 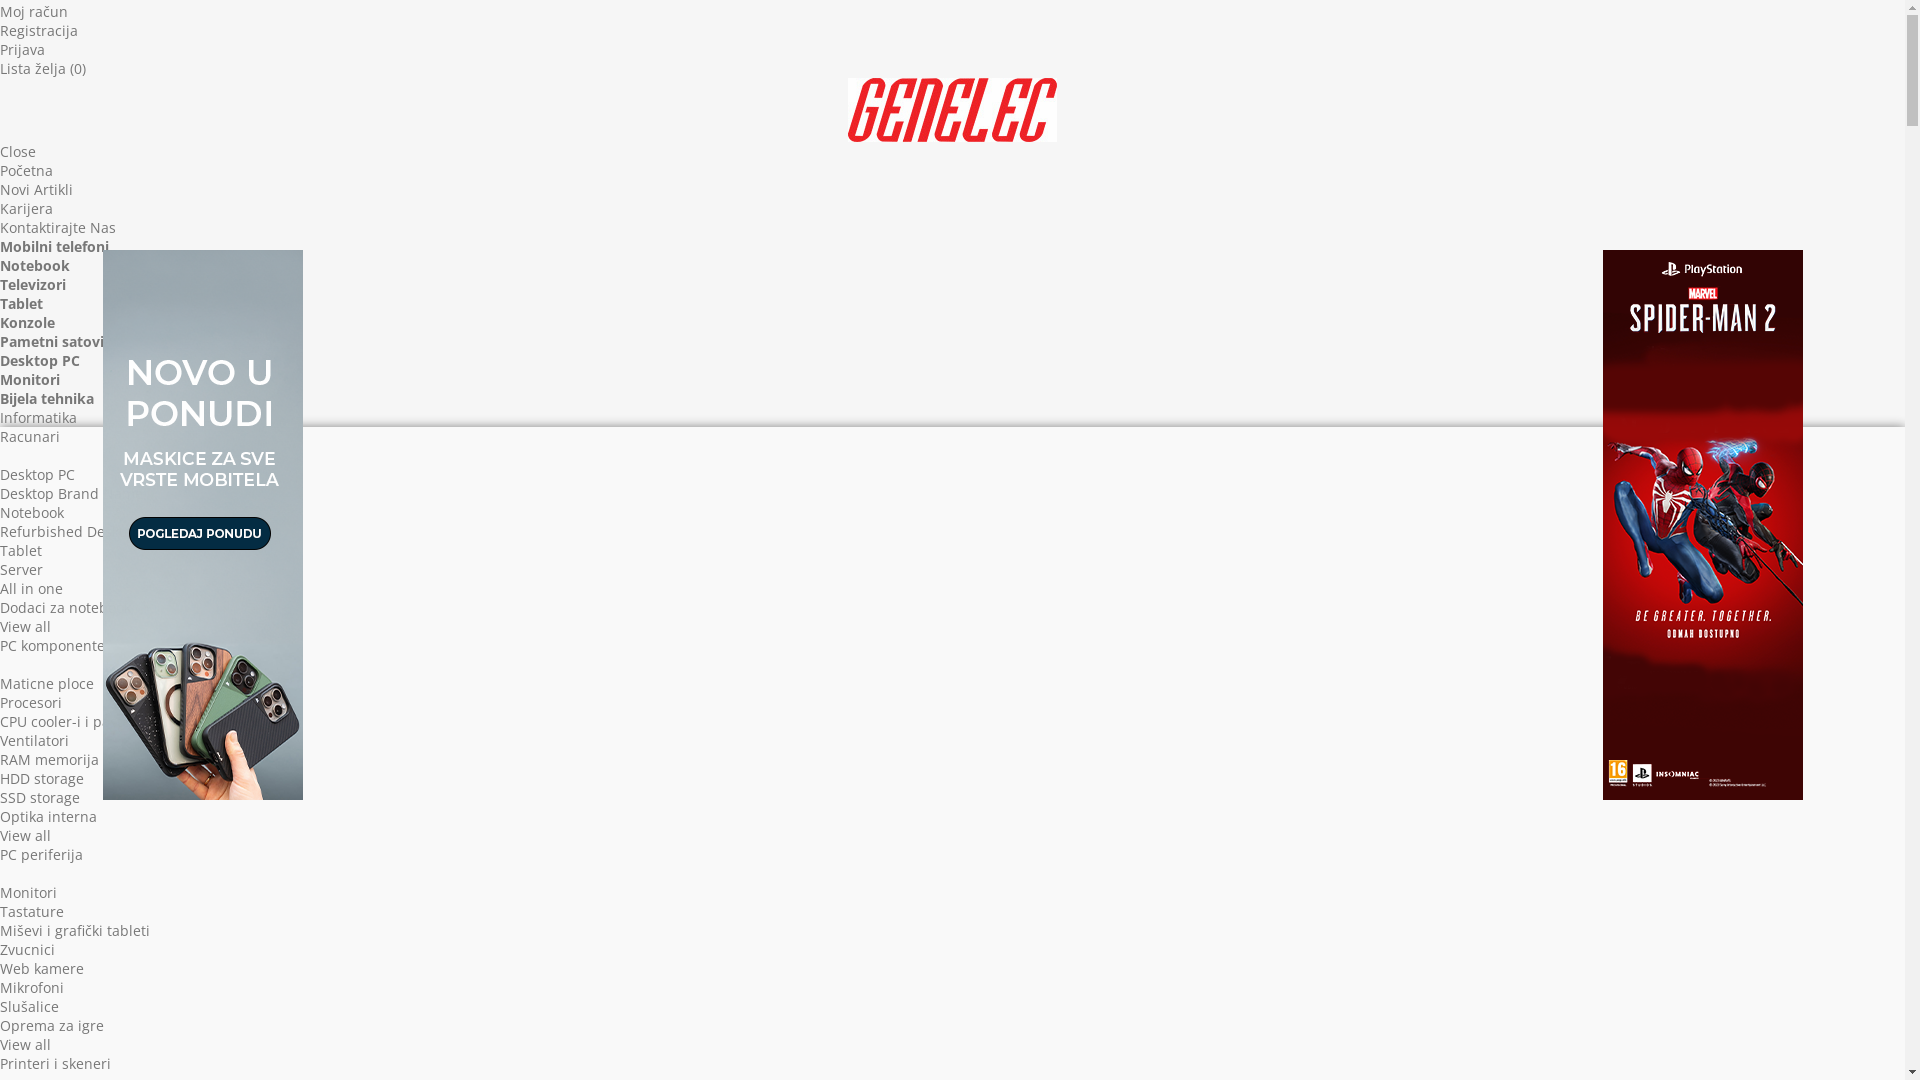 What do you see at coordinates (32, 511) in the screenshot?
I see `'Notebook'` at bounding box center [32, 511].